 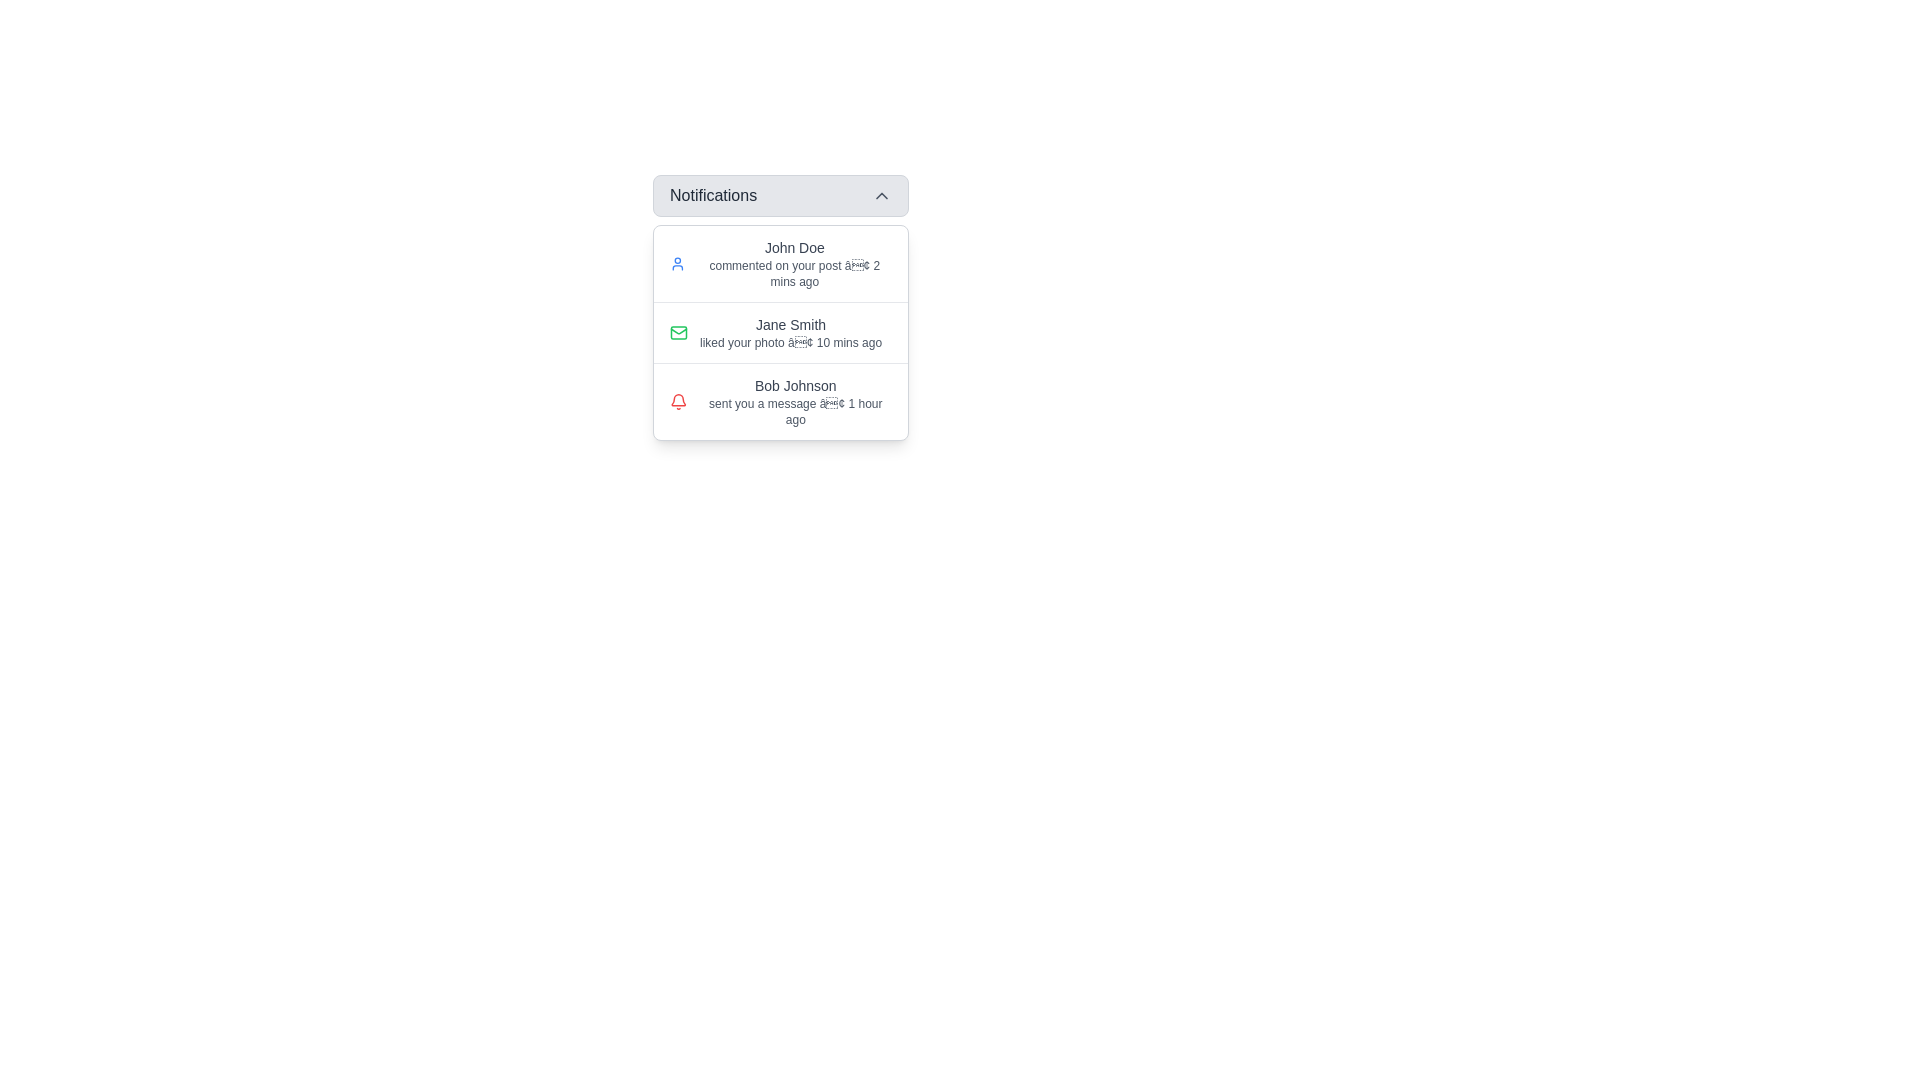 What do you see at coordinates (677, 262) in the screenshot?
I see `the icon representing user 'John Doe' in the first notification entry under the 'Notifications' heading` at bounding box center [677, 262].